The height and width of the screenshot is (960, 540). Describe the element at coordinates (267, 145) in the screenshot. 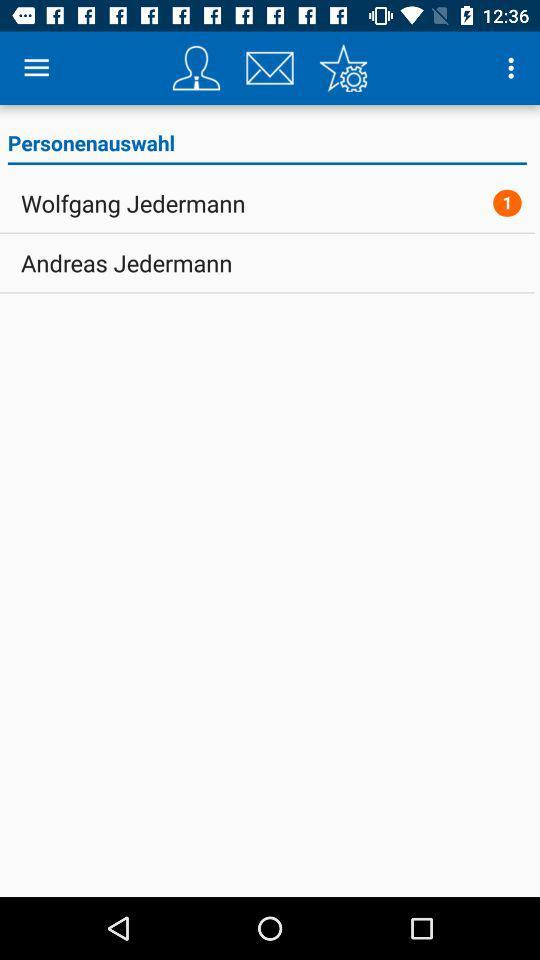

I see `item above the wolfgang jedermann icon` at that location.